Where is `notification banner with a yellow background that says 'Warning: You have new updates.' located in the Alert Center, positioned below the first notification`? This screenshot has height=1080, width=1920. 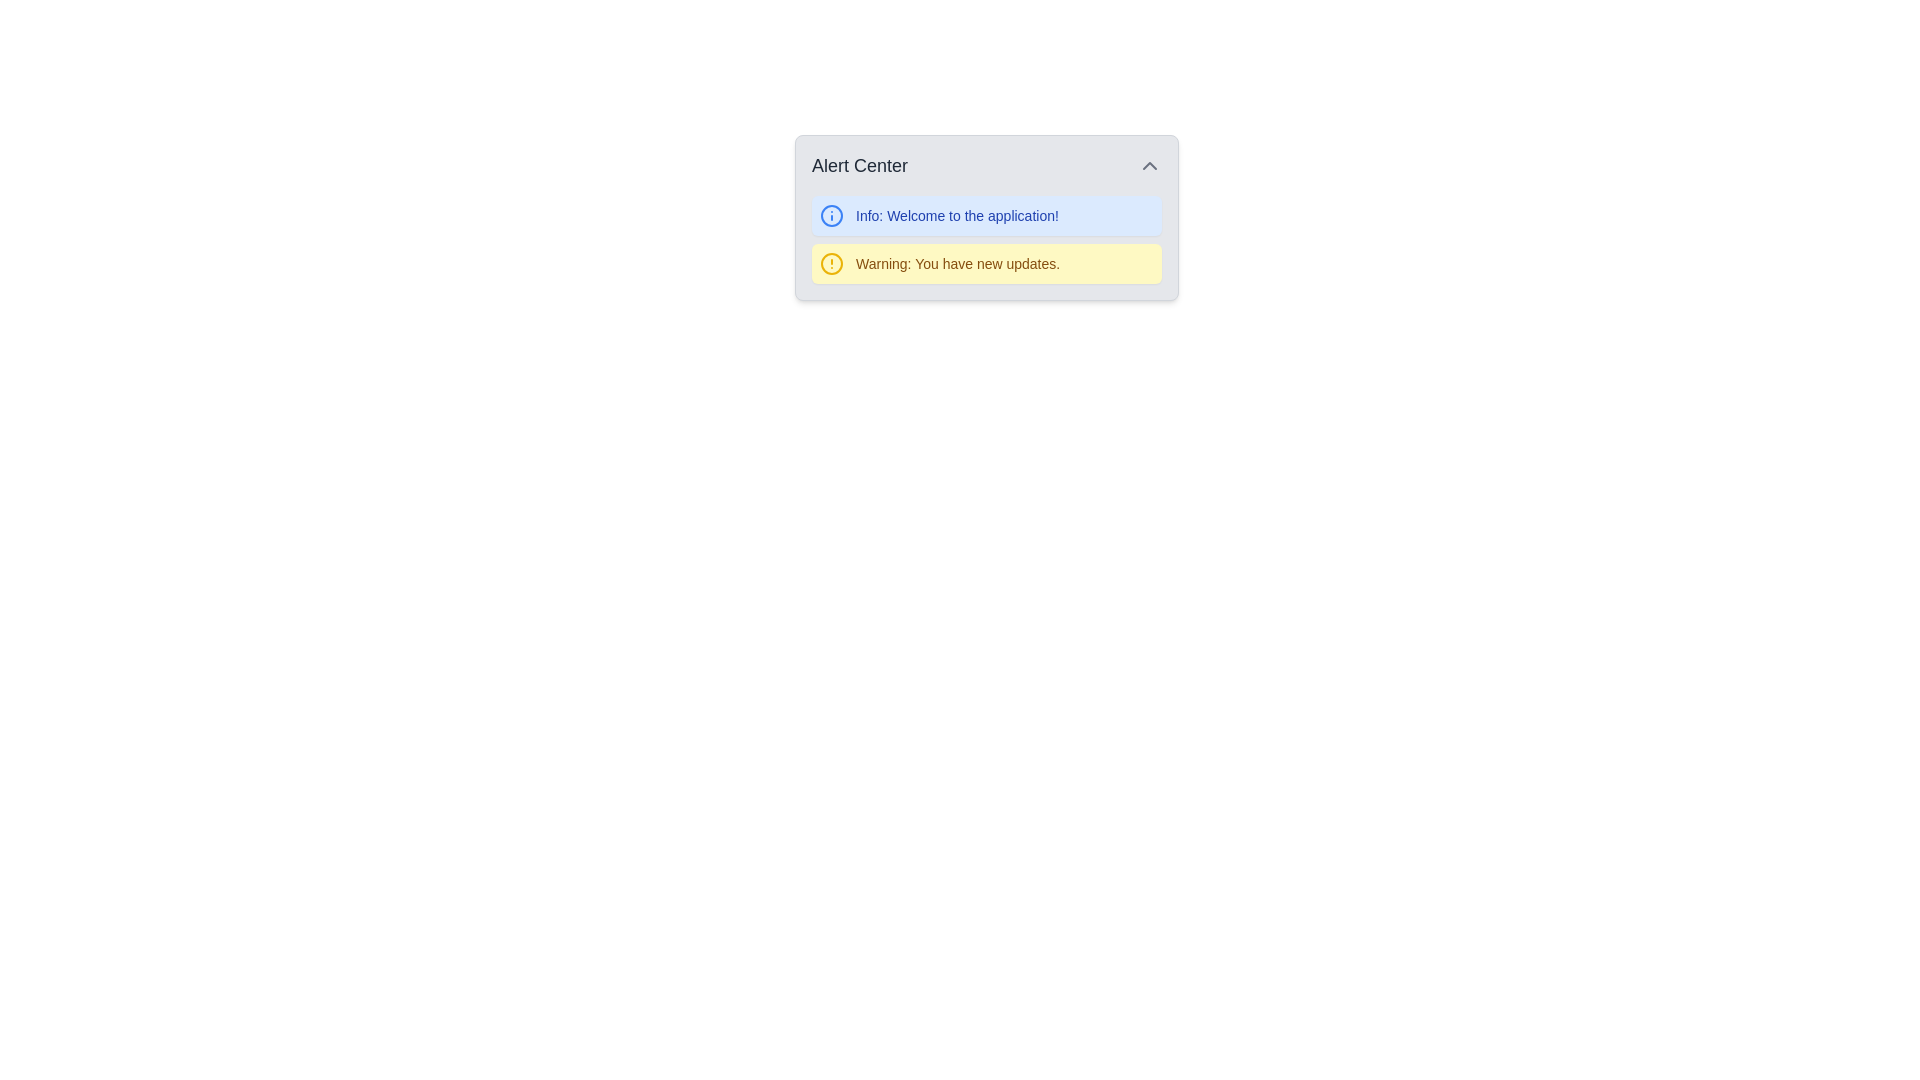
notification banner with a yellow background that says 'Warning: You have new updates.' located in the Alert Center, positioned below the first notification is located at coordinates (987, 262).